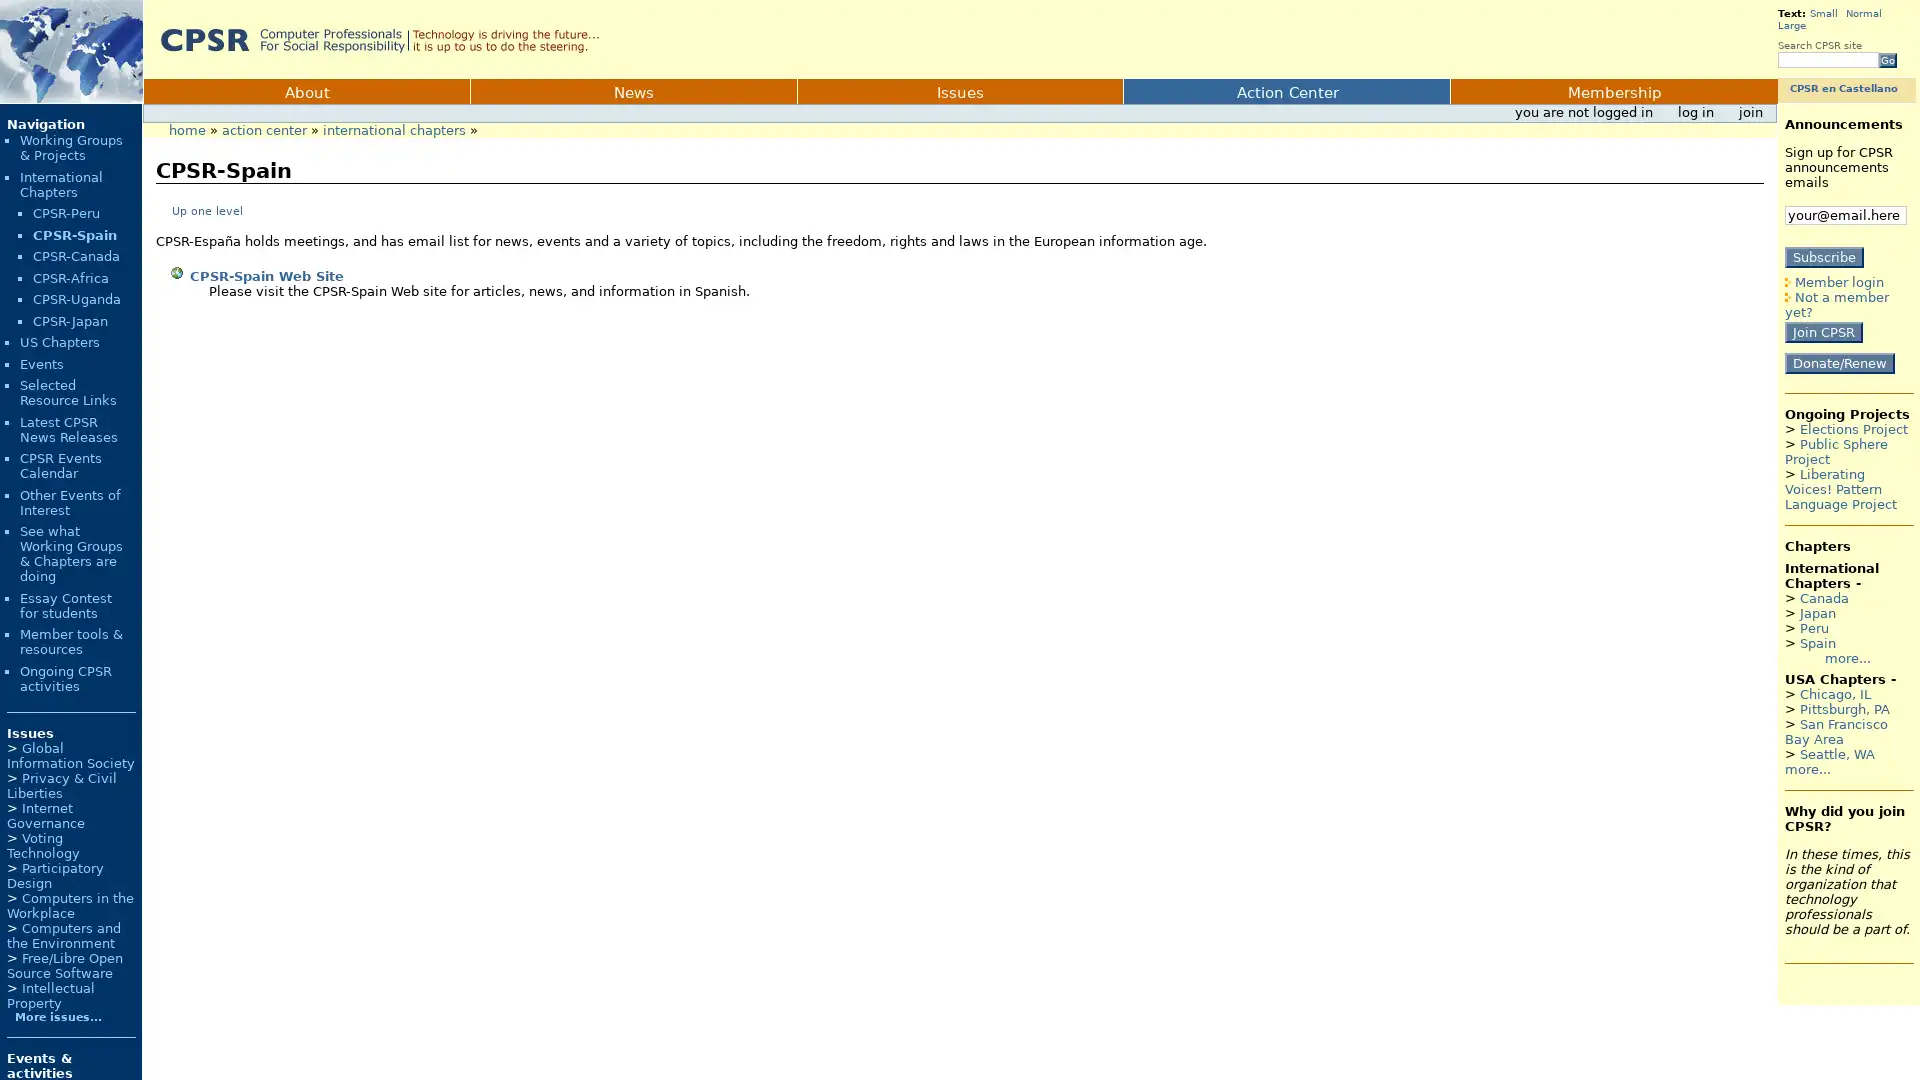 This screenshot has height=1080, width=1920. I want to click on Go, so click(1886, 59).